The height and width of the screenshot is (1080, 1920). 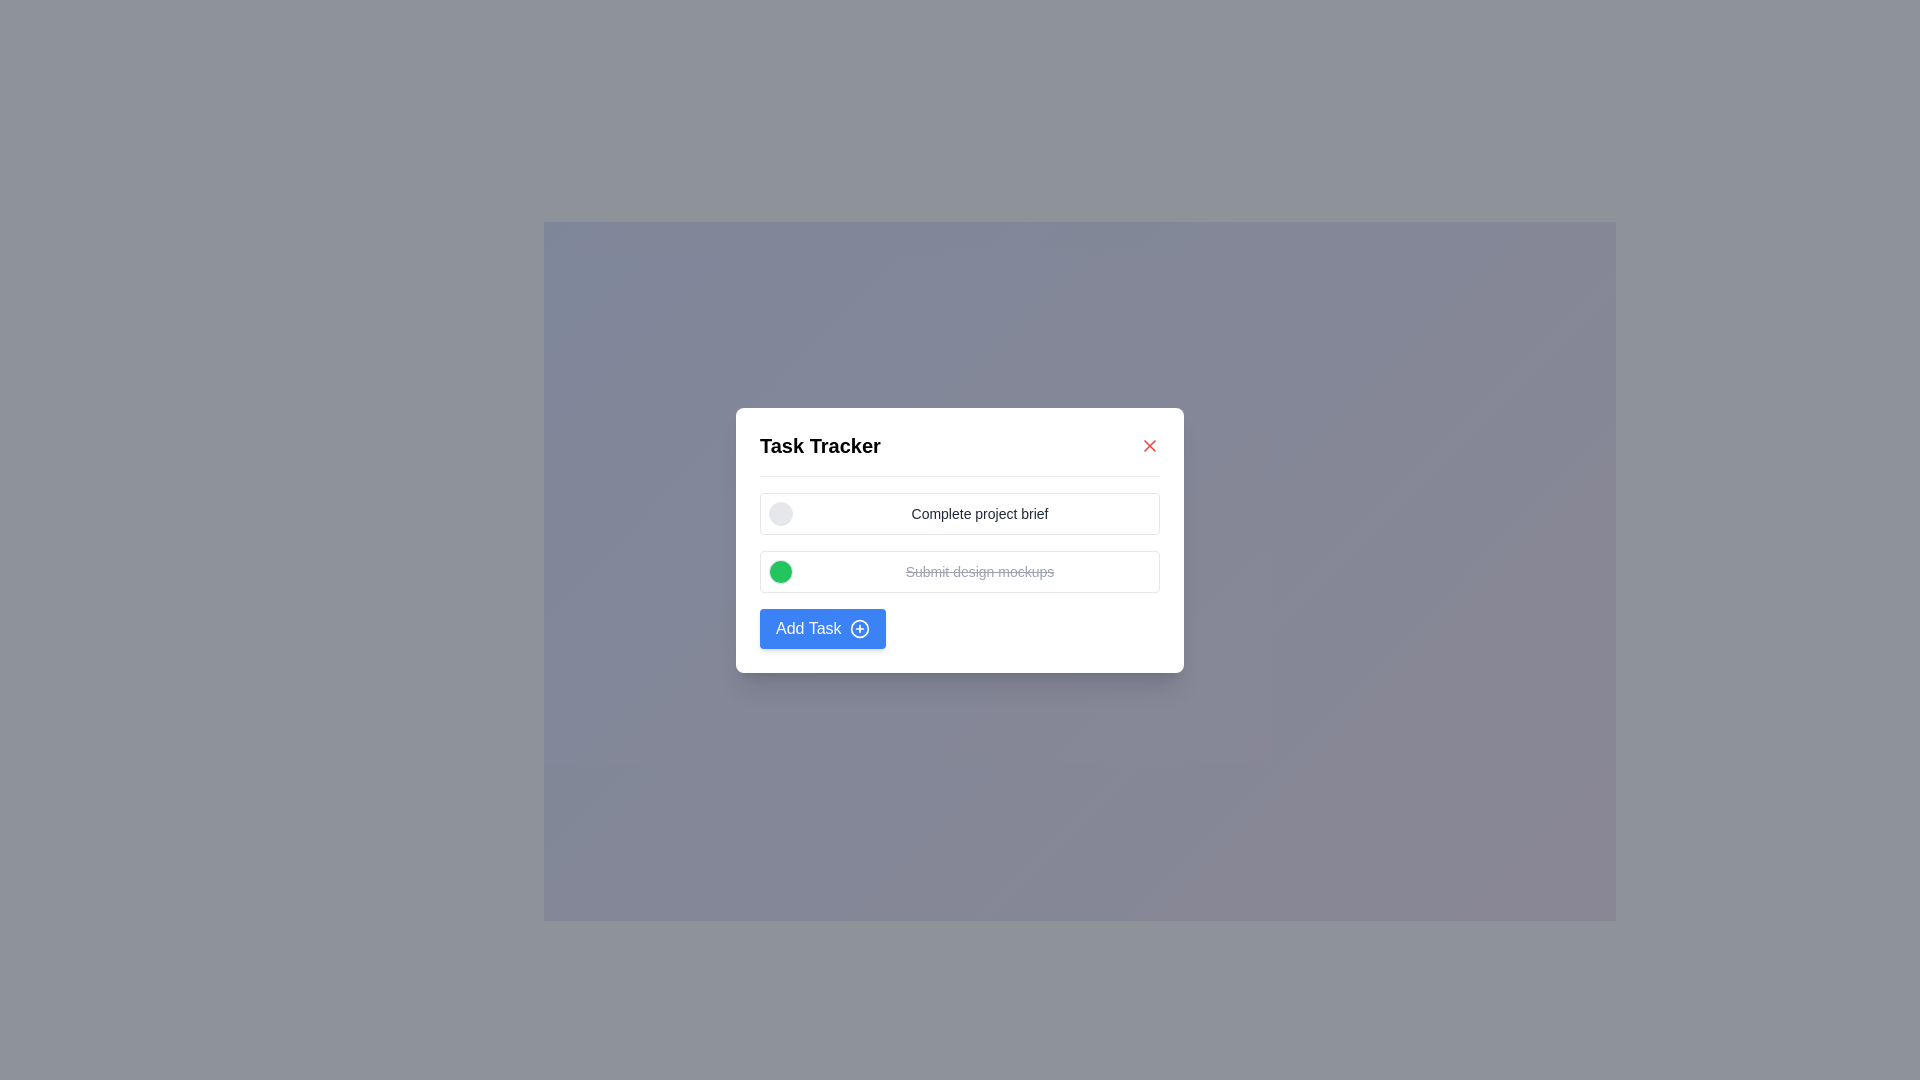 I want to click on the 'Task Tracker' text label, which is prominently displayed in bold font at the top-left section of the modal dialog, so click(x=820, y=444).